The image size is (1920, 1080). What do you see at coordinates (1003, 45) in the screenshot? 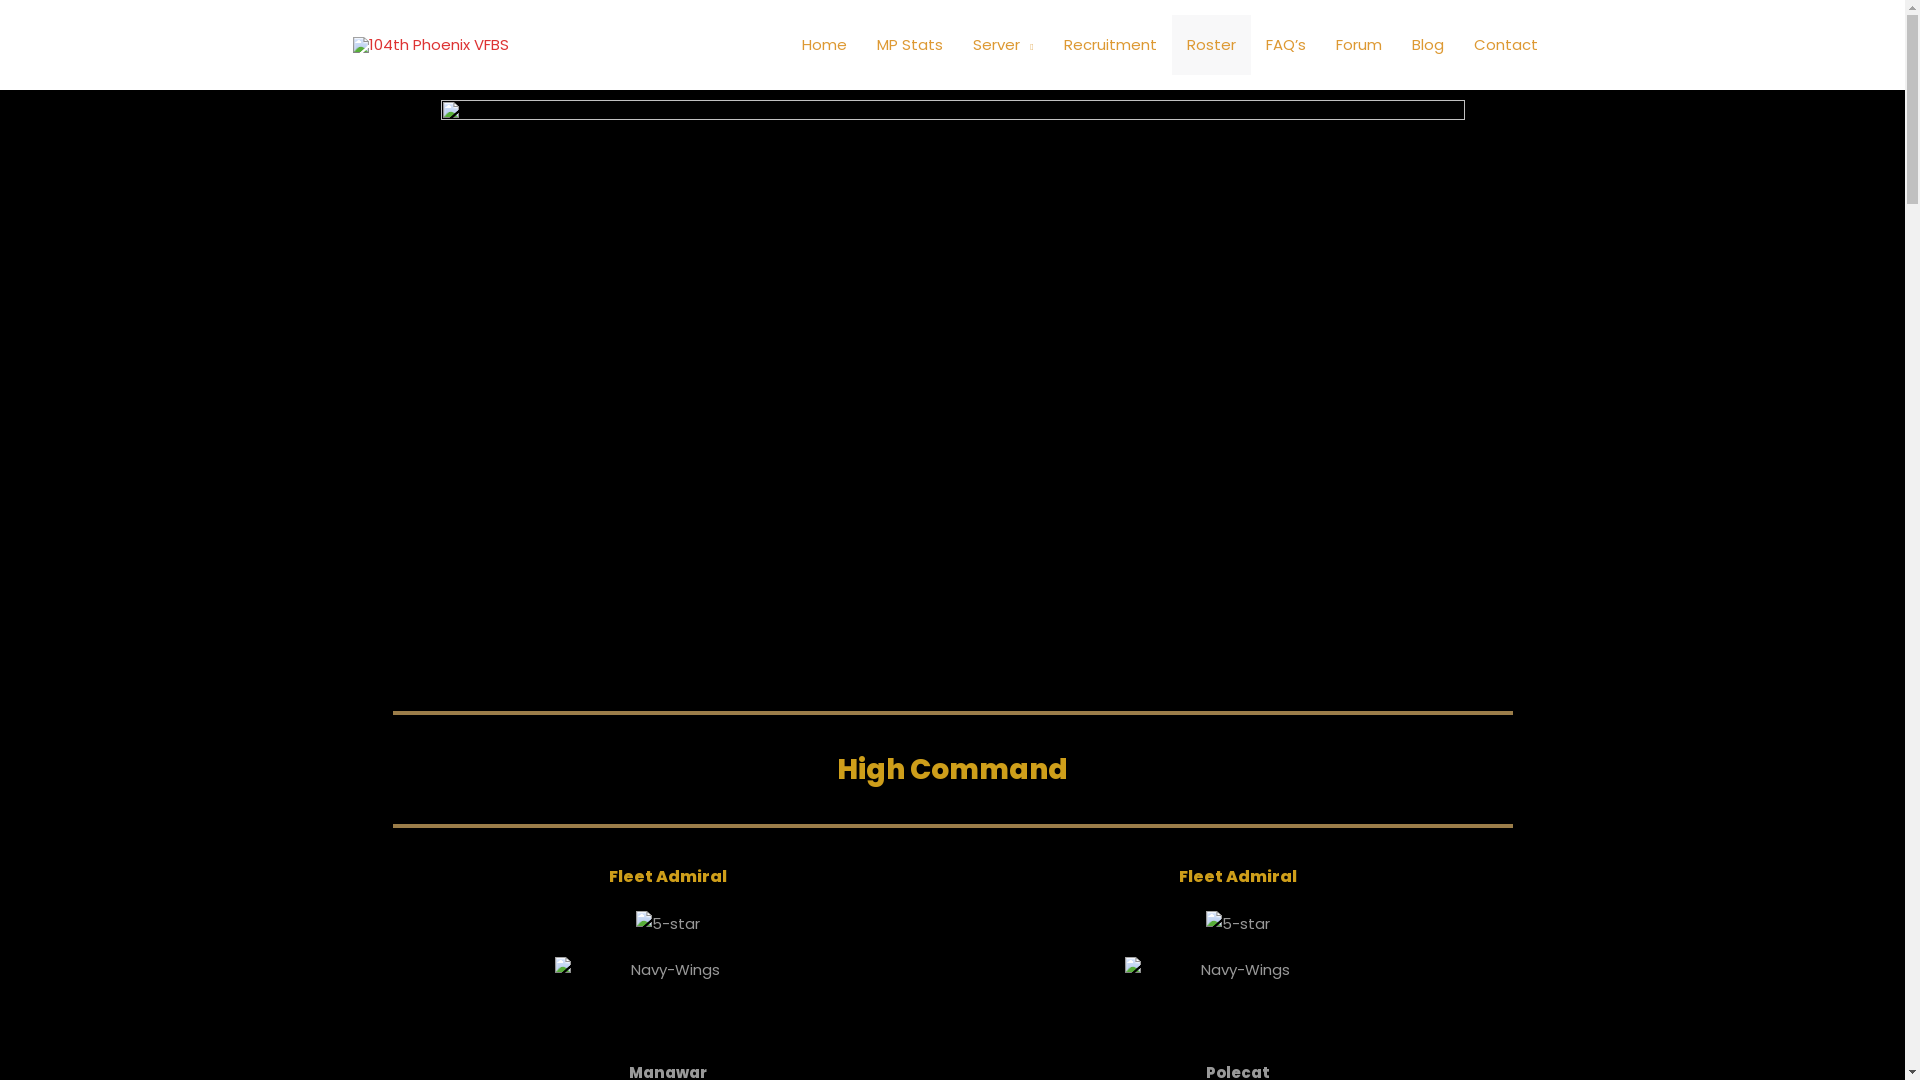
I see `'Server'` at bounding box center [1003, 45].